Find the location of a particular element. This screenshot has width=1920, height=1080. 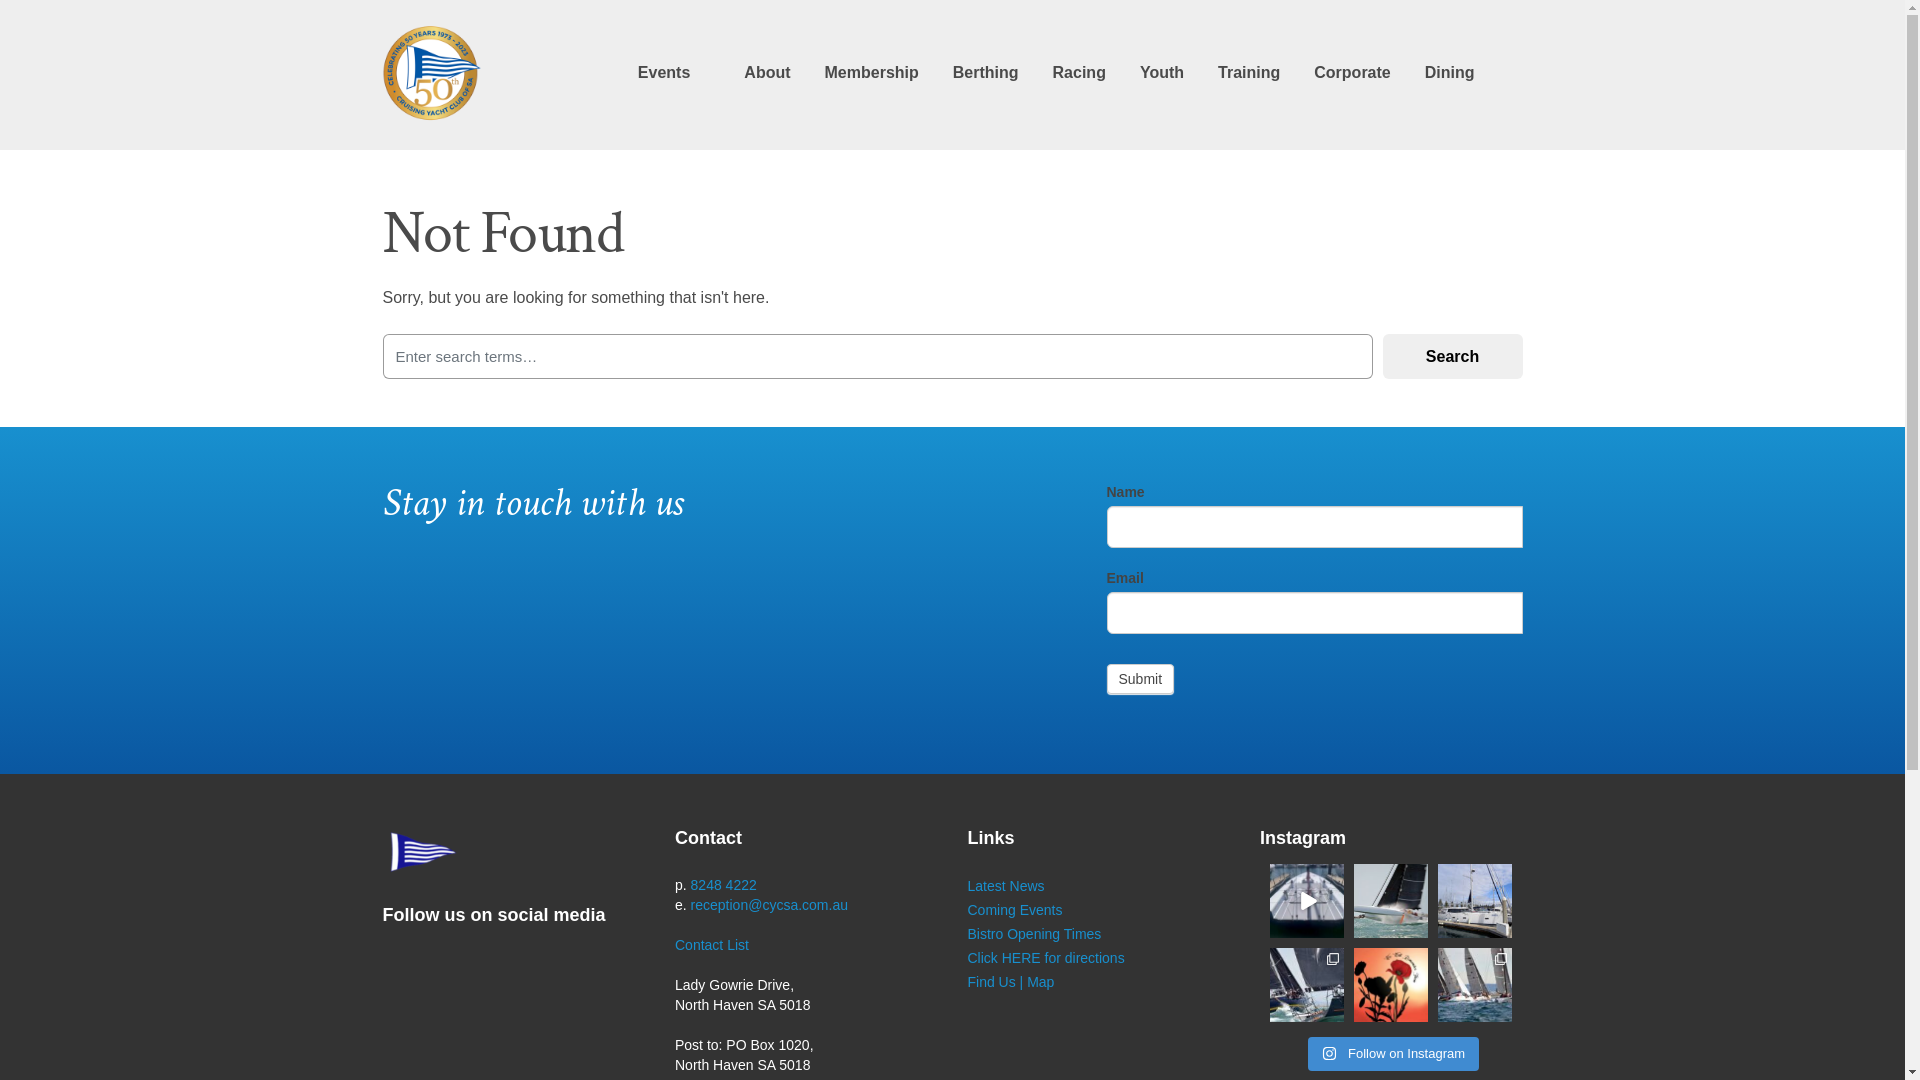

'Racing' is located at coordinates (1051, 72).